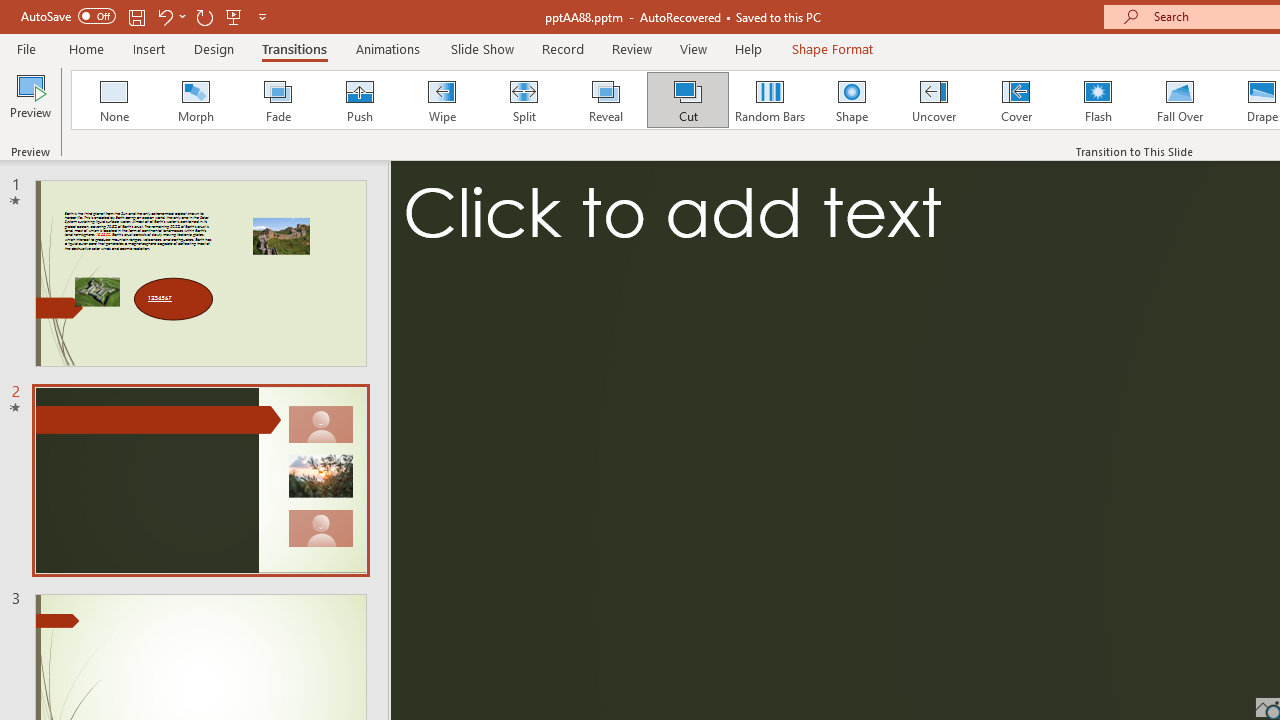 This screenshot has width=1280, height=720. What do you see at coordinates (1180, 100) in the screenshot?
I see `'Fall Over'` at bounding box center [1180, 100].